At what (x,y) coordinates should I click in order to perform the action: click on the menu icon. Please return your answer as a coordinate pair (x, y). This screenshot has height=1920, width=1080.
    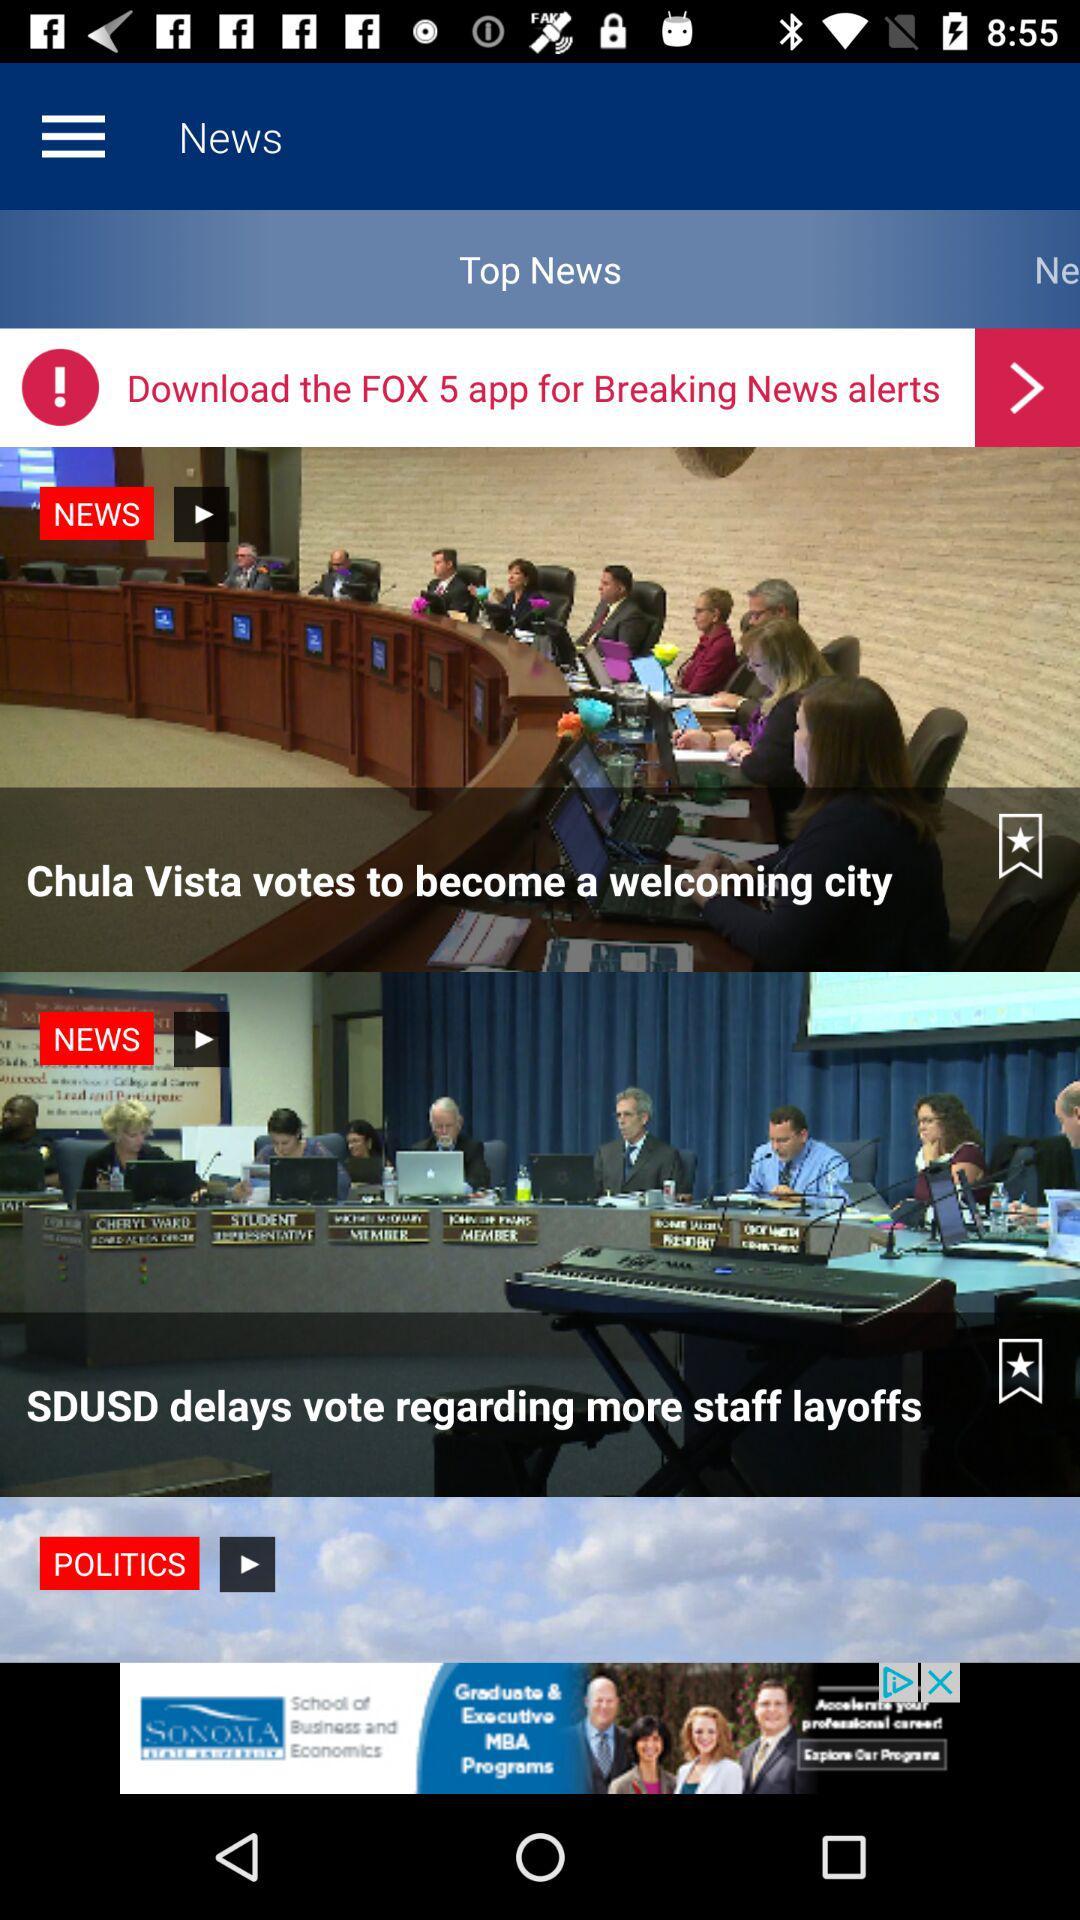
    Looking at the image, I should click on (72, 135).